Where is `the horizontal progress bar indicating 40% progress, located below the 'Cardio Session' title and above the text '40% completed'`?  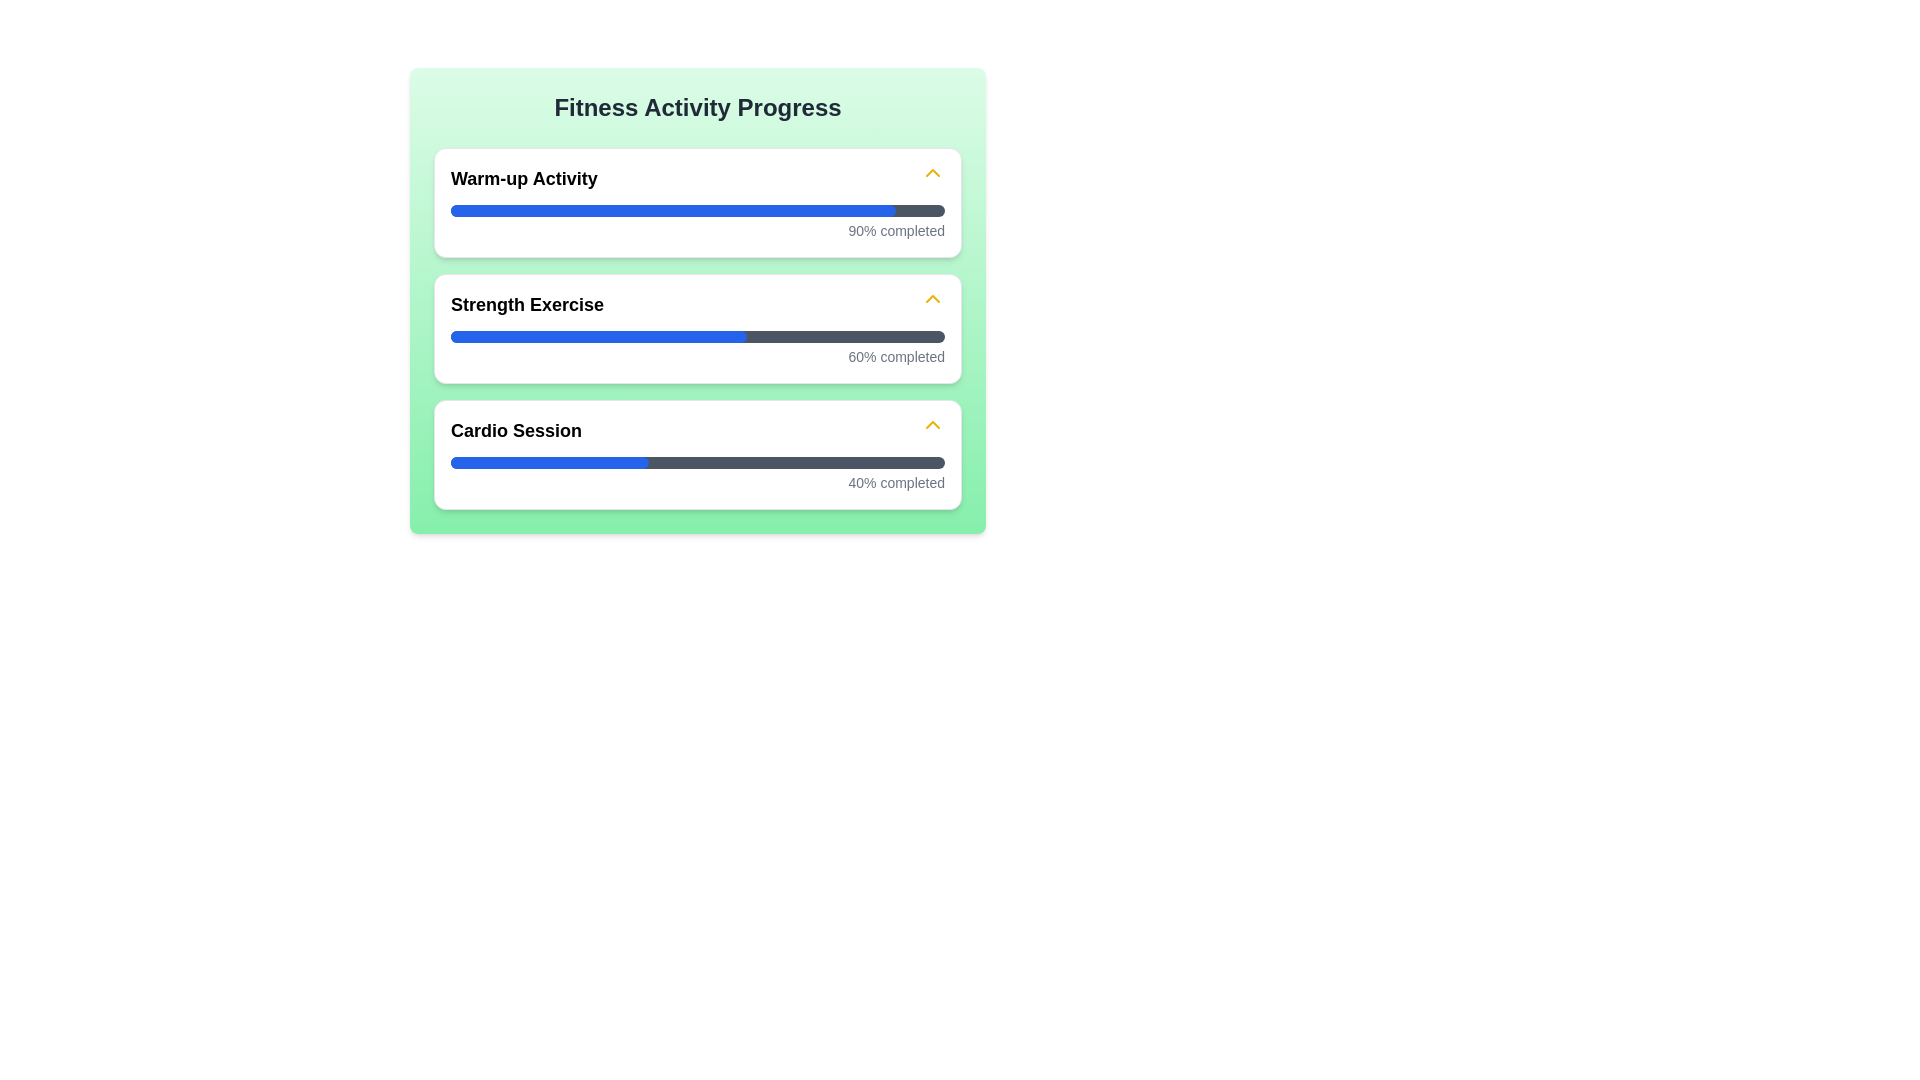
the horizontal progress bar indicating 40% progress, located below the 'Cardio Session' title and above the text '40% completed' is located at coordinates (697, 462).